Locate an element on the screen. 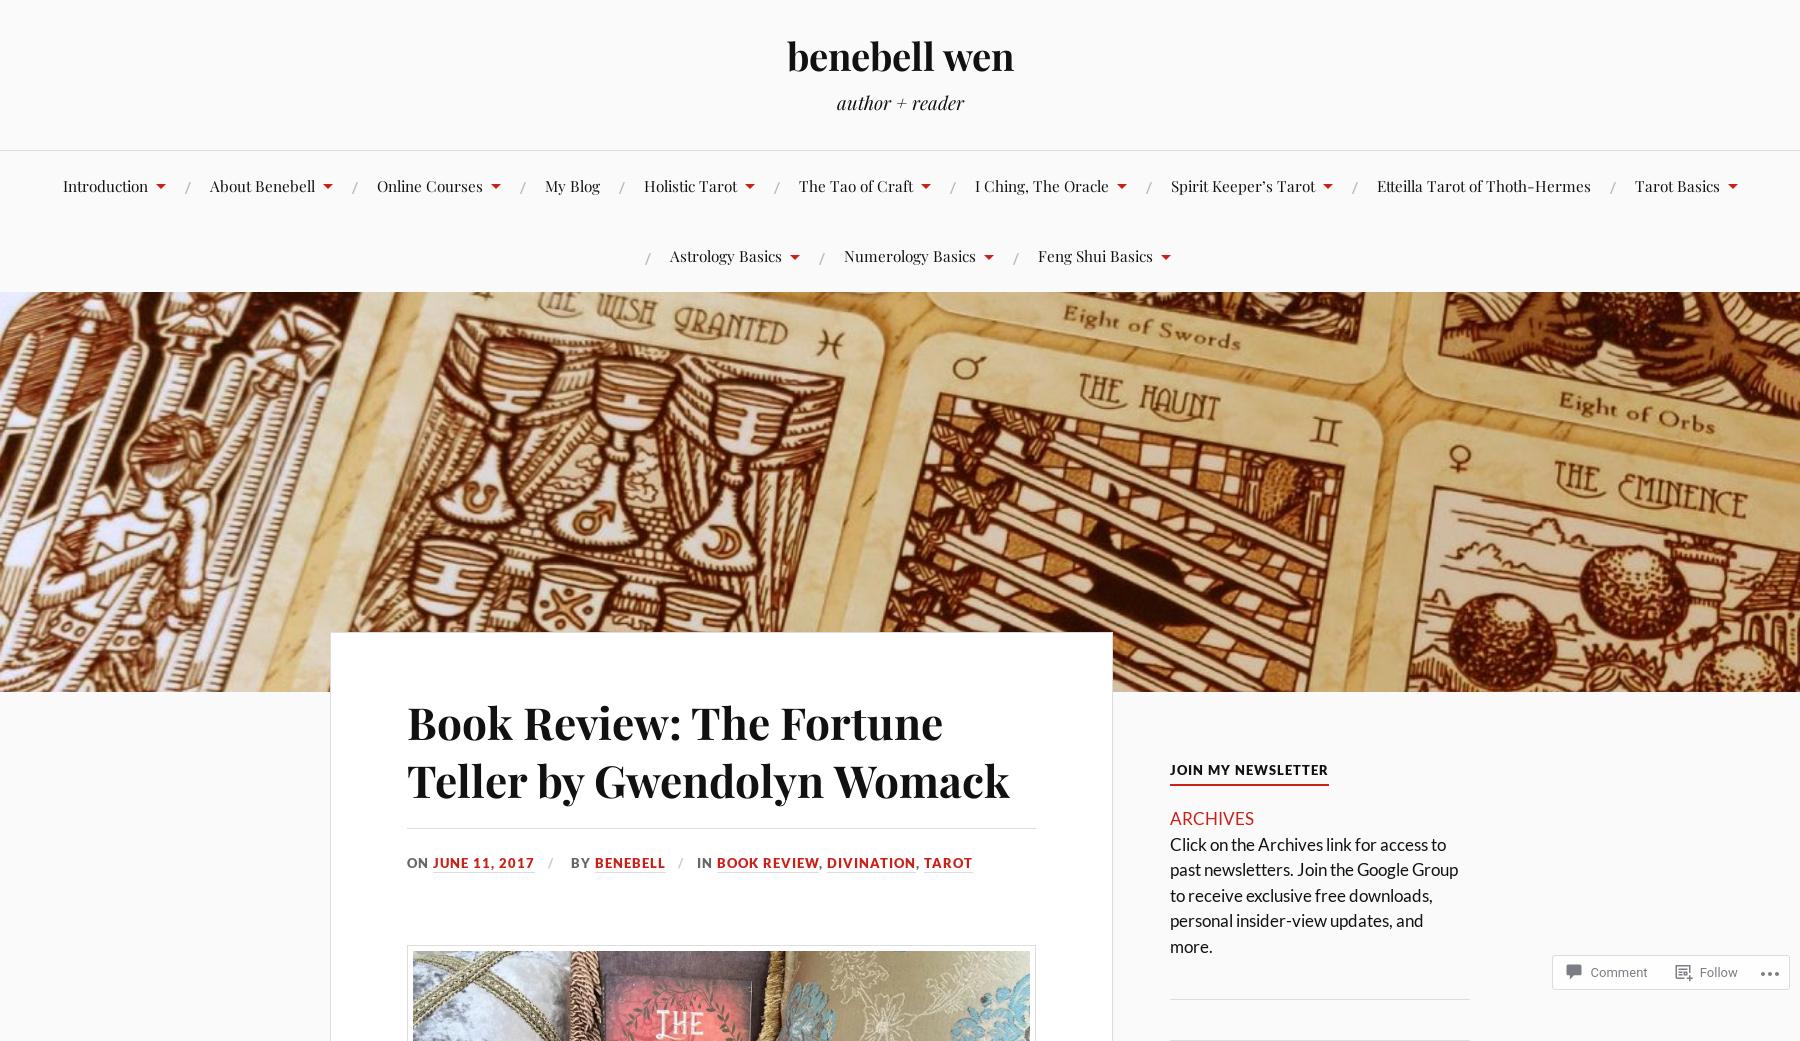 The height and width of the screenshot is (1041, 1800). 'tarot' is located at coordinates (947, 861).